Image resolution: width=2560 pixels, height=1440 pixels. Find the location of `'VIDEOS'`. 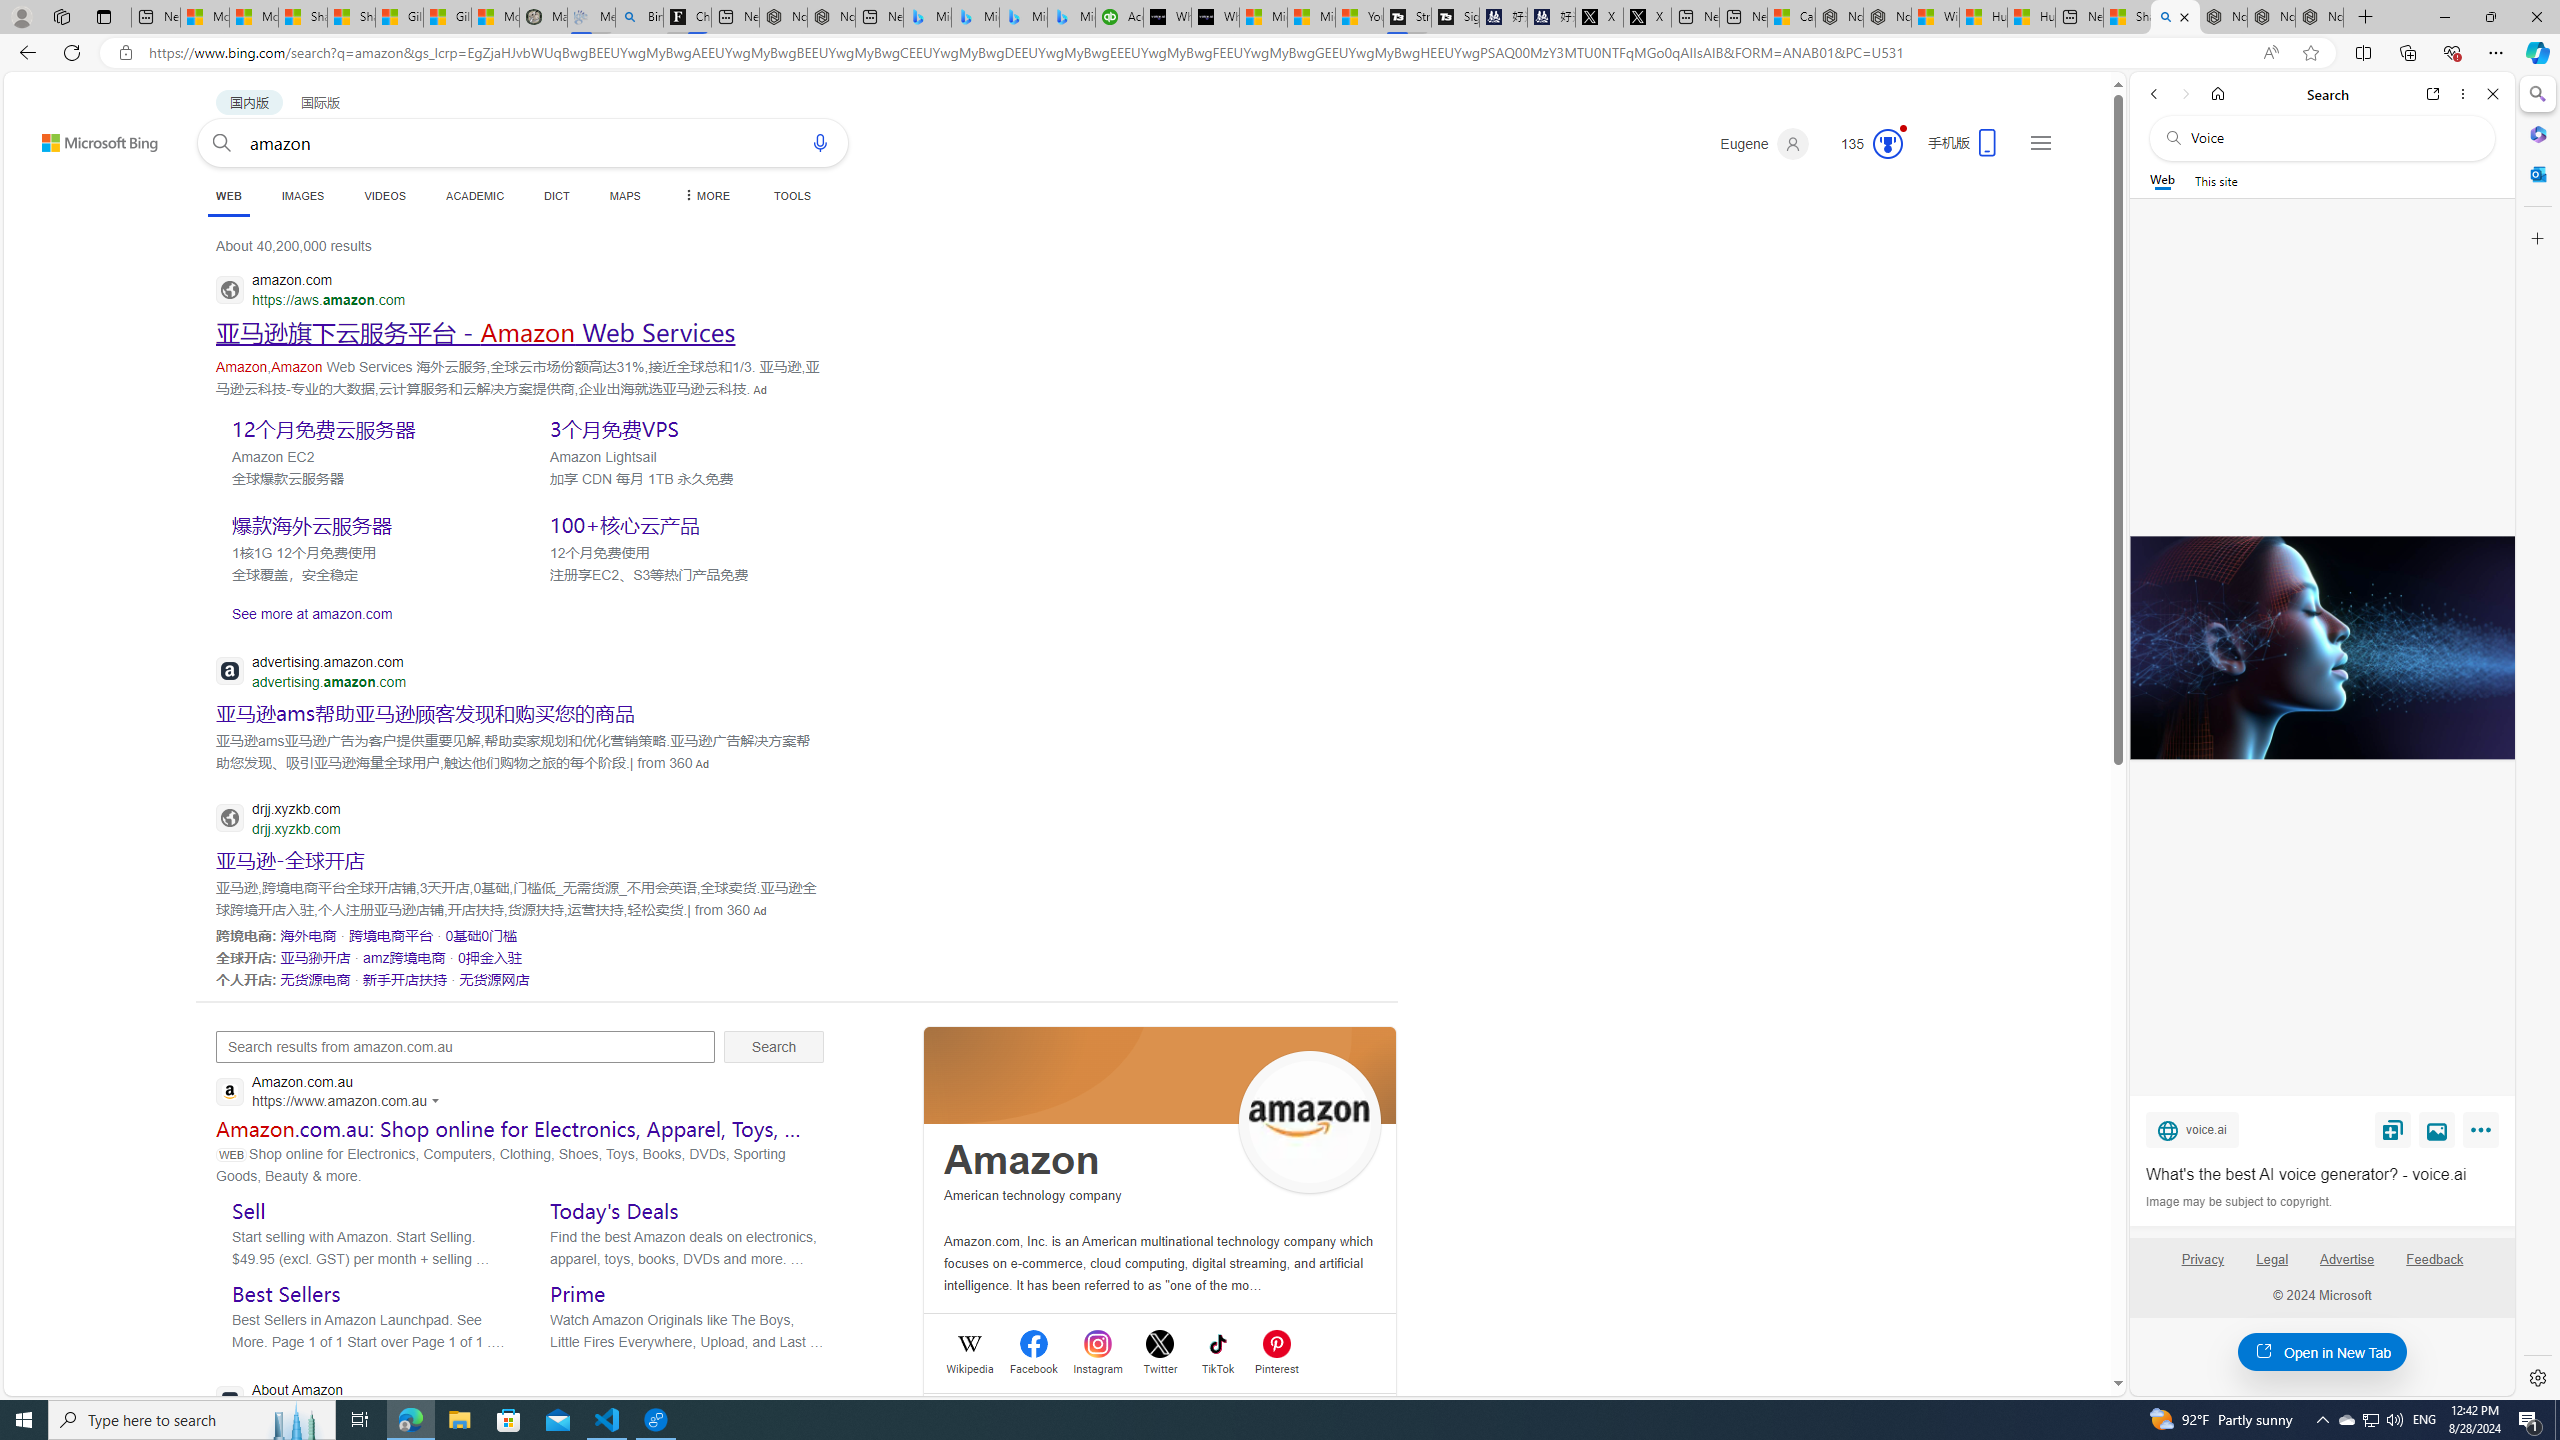

'VIDEOS' is located at coordinates (384, 195).